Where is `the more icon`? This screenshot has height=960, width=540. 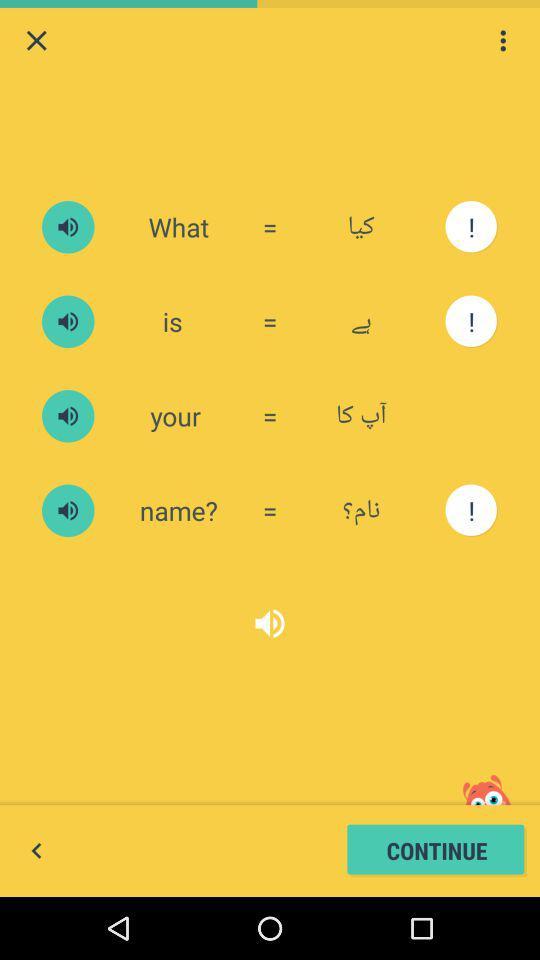
the more icon is located at coordinates (502, 42).